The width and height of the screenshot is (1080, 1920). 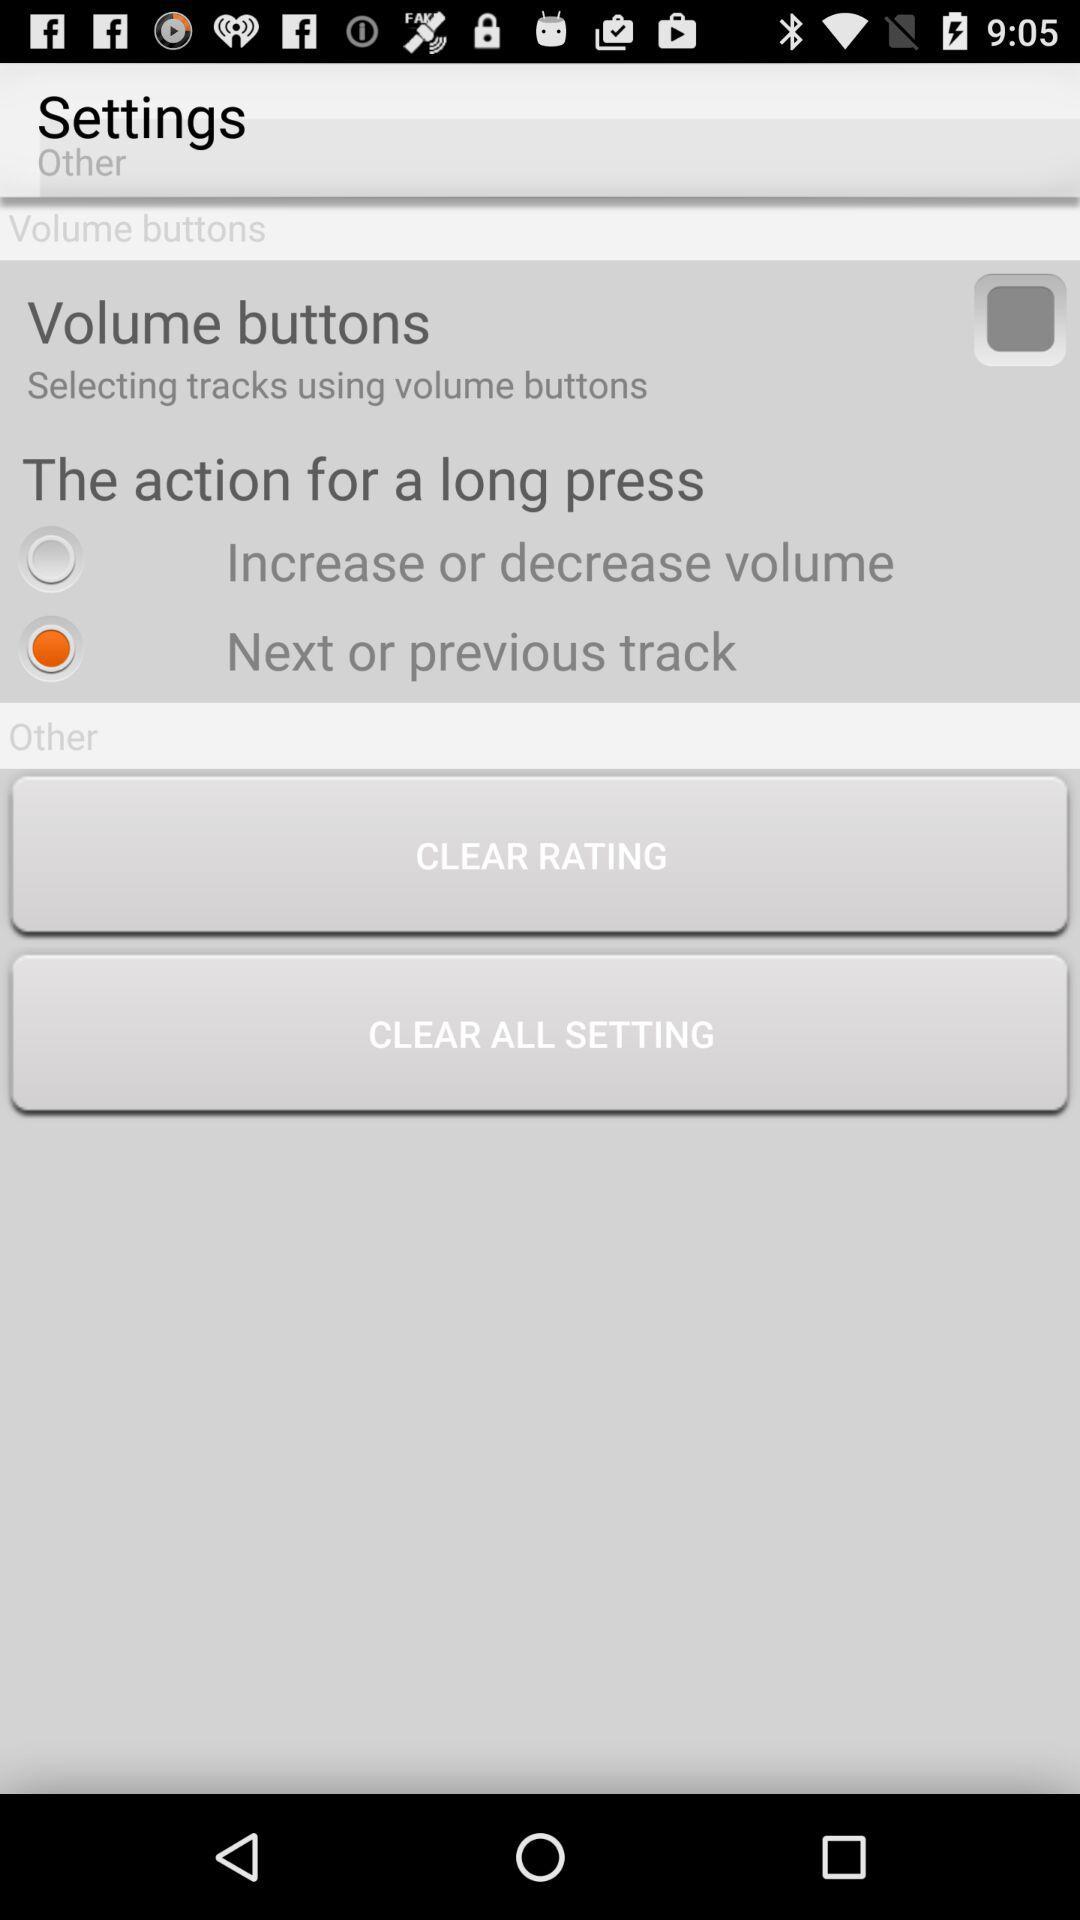 I want to click on the increase or decrease item, so click(x=451, y=560).